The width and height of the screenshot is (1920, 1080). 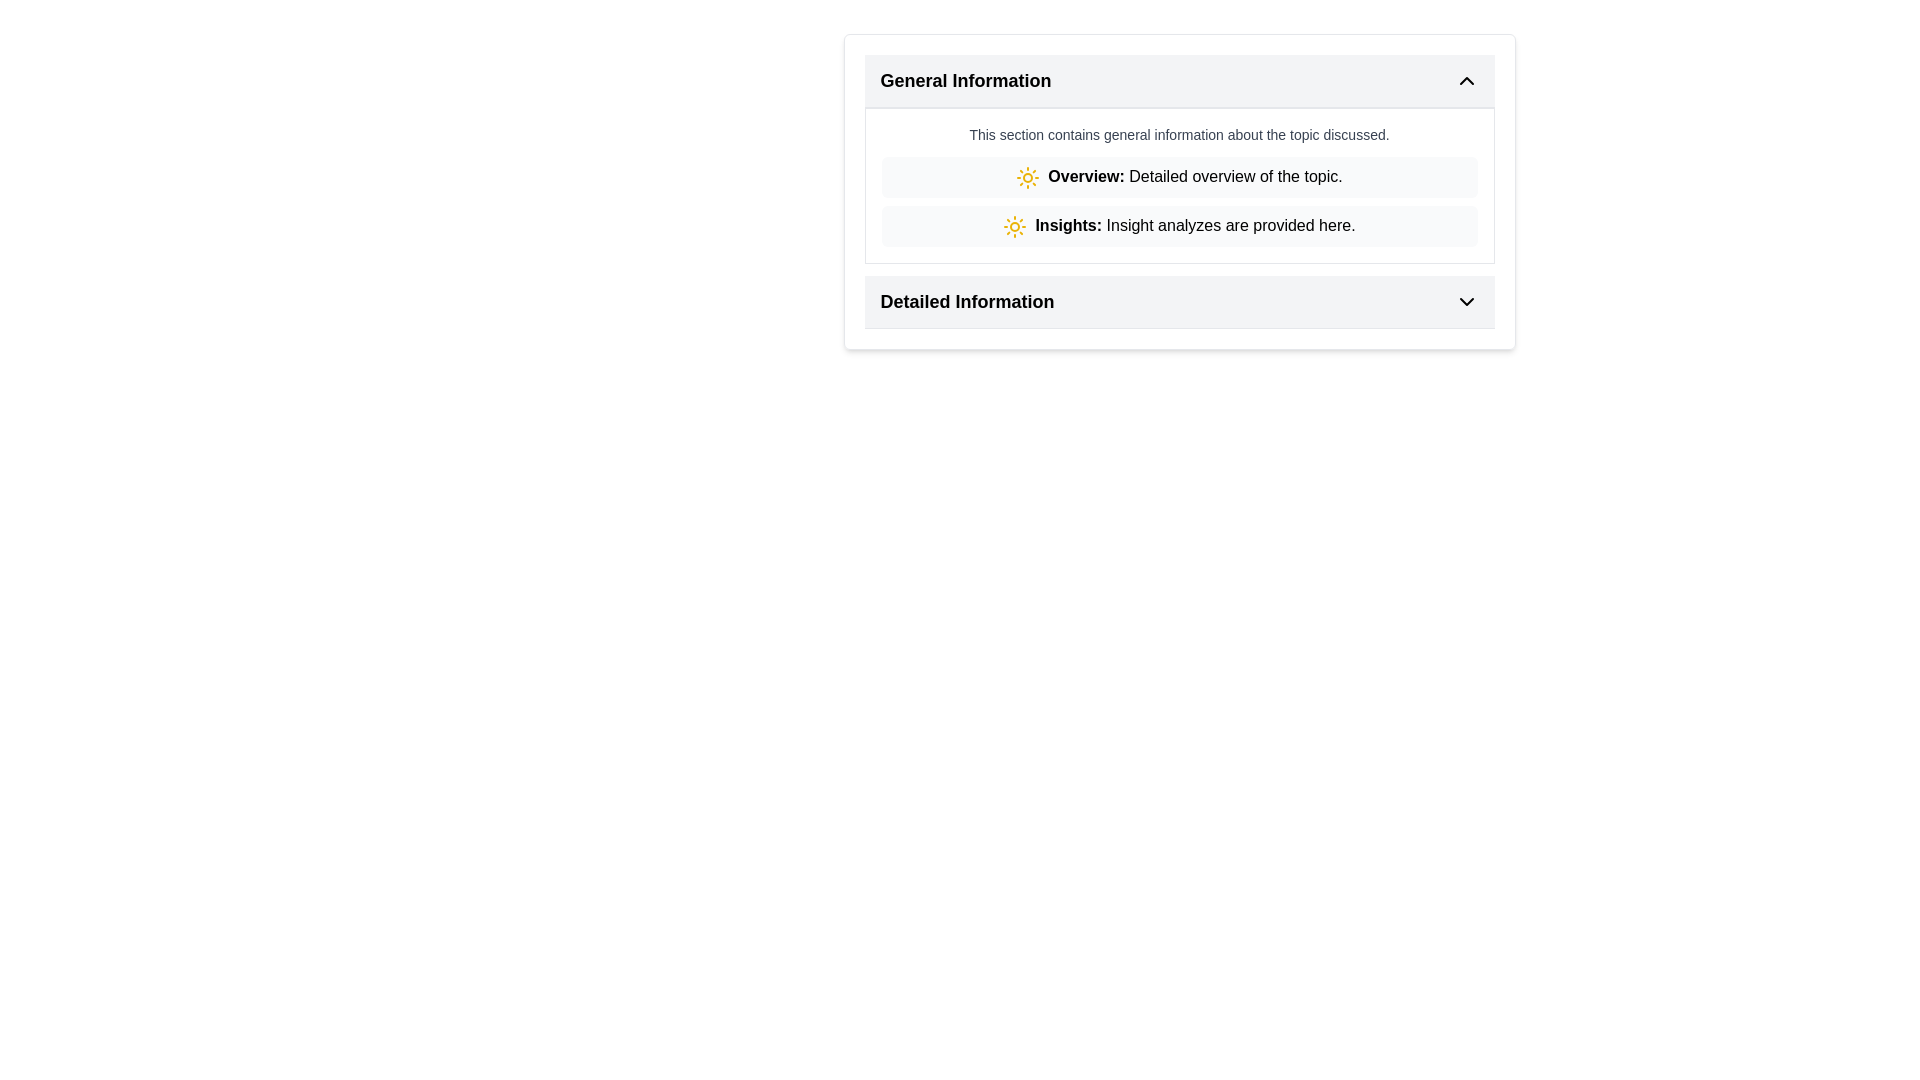 What do you see at coordinates (967, 301) in the screenshot?
I see `information from the Text Label that displays 'Detailed Information', located within the 'General Information' module` at bounding box center [967, 301].